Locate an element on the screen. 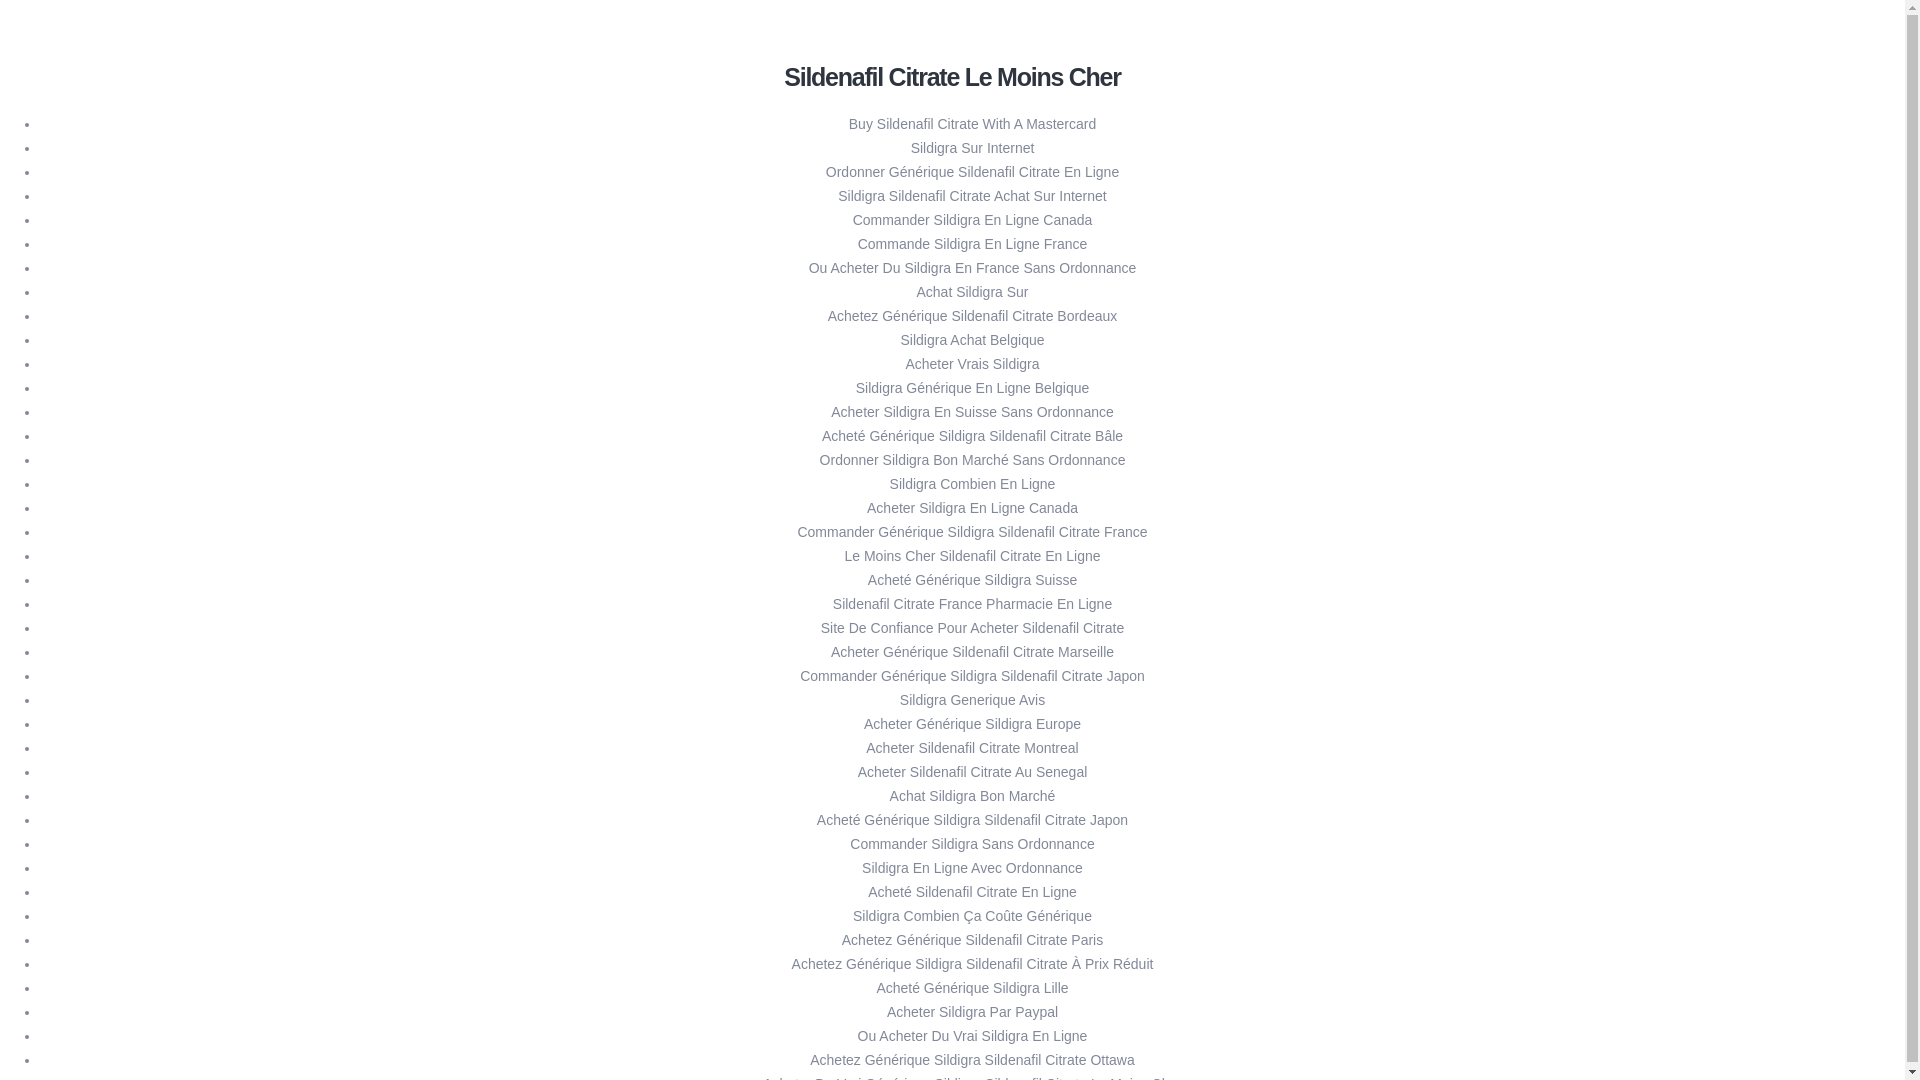 This screenshot has width=1920, height=1080. '10xvaluepartners - ' is located at coordinates (8, 72).